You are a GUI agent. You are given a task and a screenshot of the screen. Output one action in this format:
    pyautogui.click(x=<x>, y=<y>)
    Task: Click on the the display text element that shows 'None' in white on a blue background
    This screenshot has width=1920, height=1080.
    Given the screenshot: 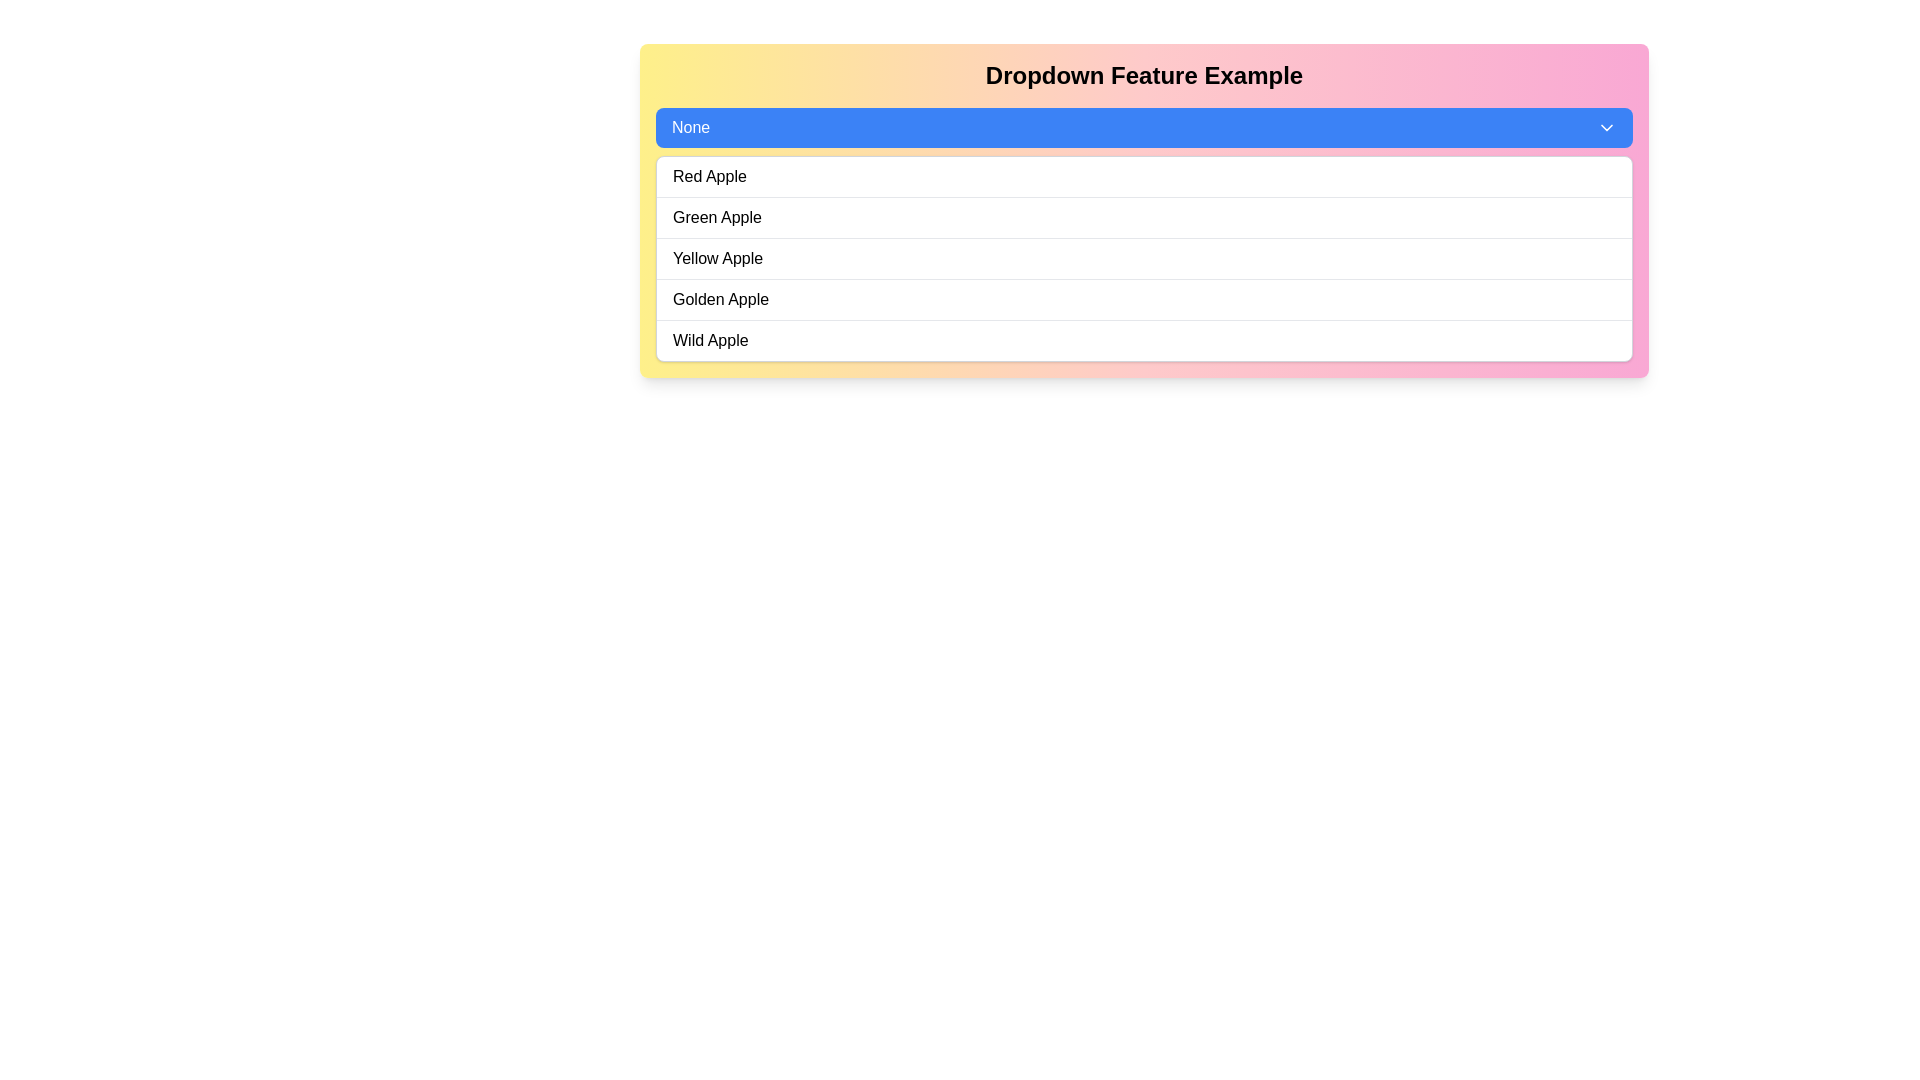 What is the action you would take?
    pyautogui.click(x=691, y=127)
    